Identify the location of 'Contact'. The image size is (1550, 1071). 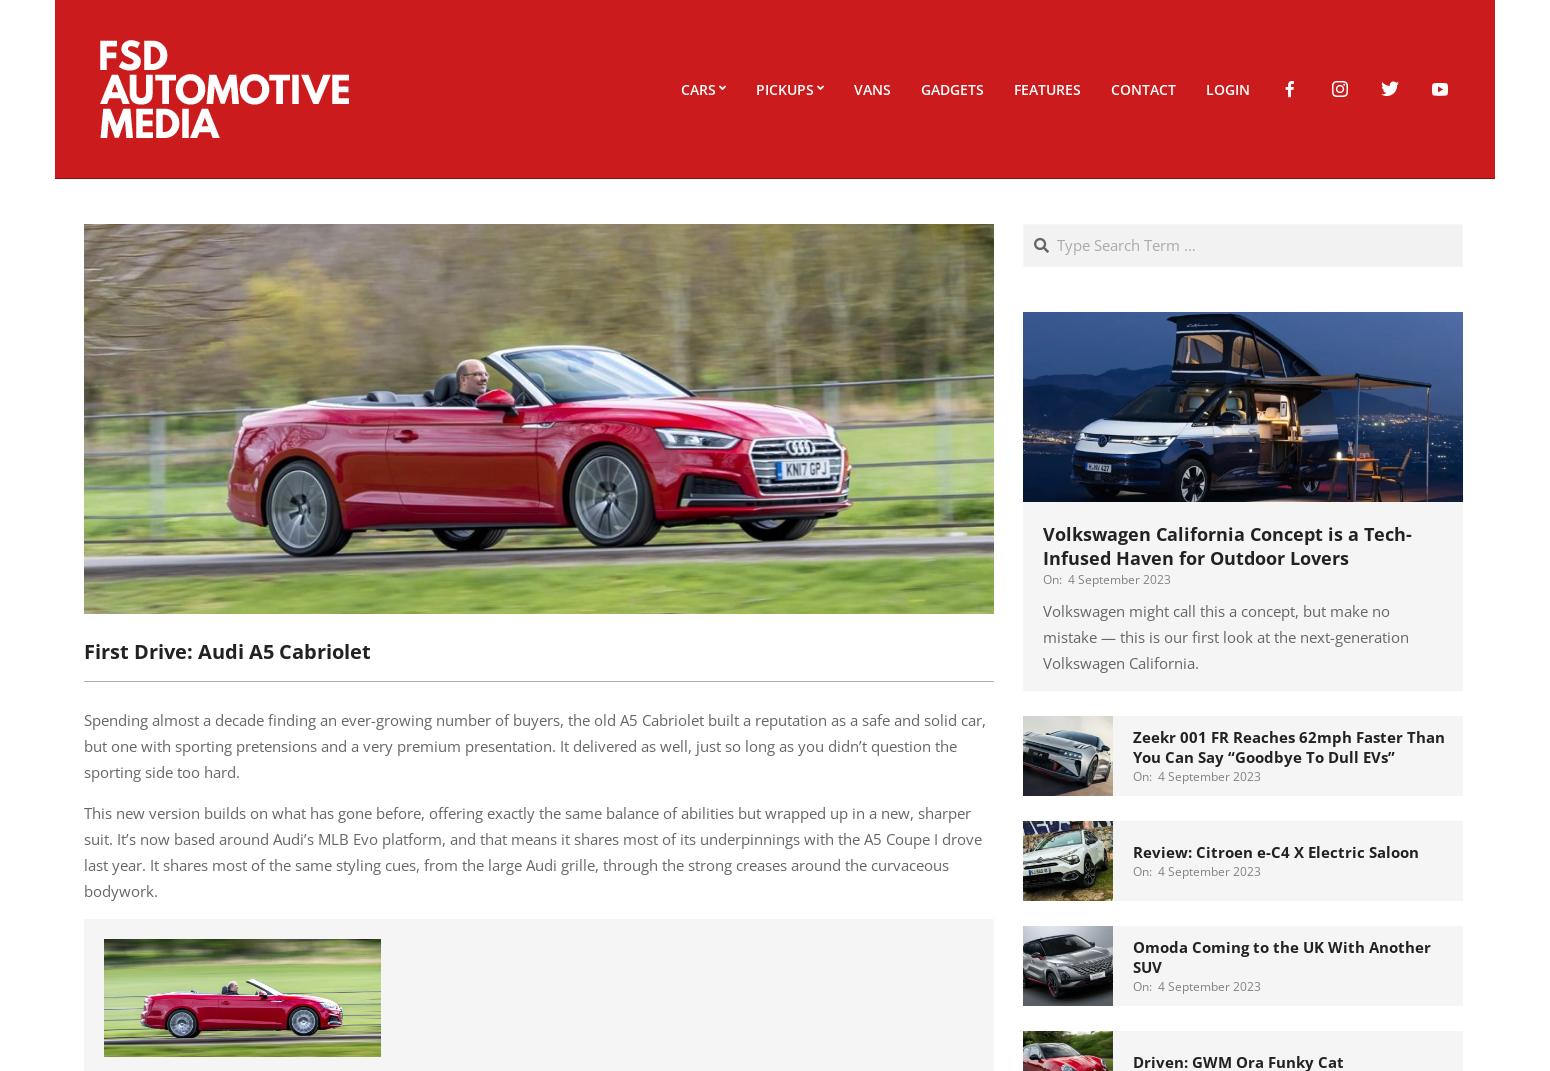
(1142, 88).